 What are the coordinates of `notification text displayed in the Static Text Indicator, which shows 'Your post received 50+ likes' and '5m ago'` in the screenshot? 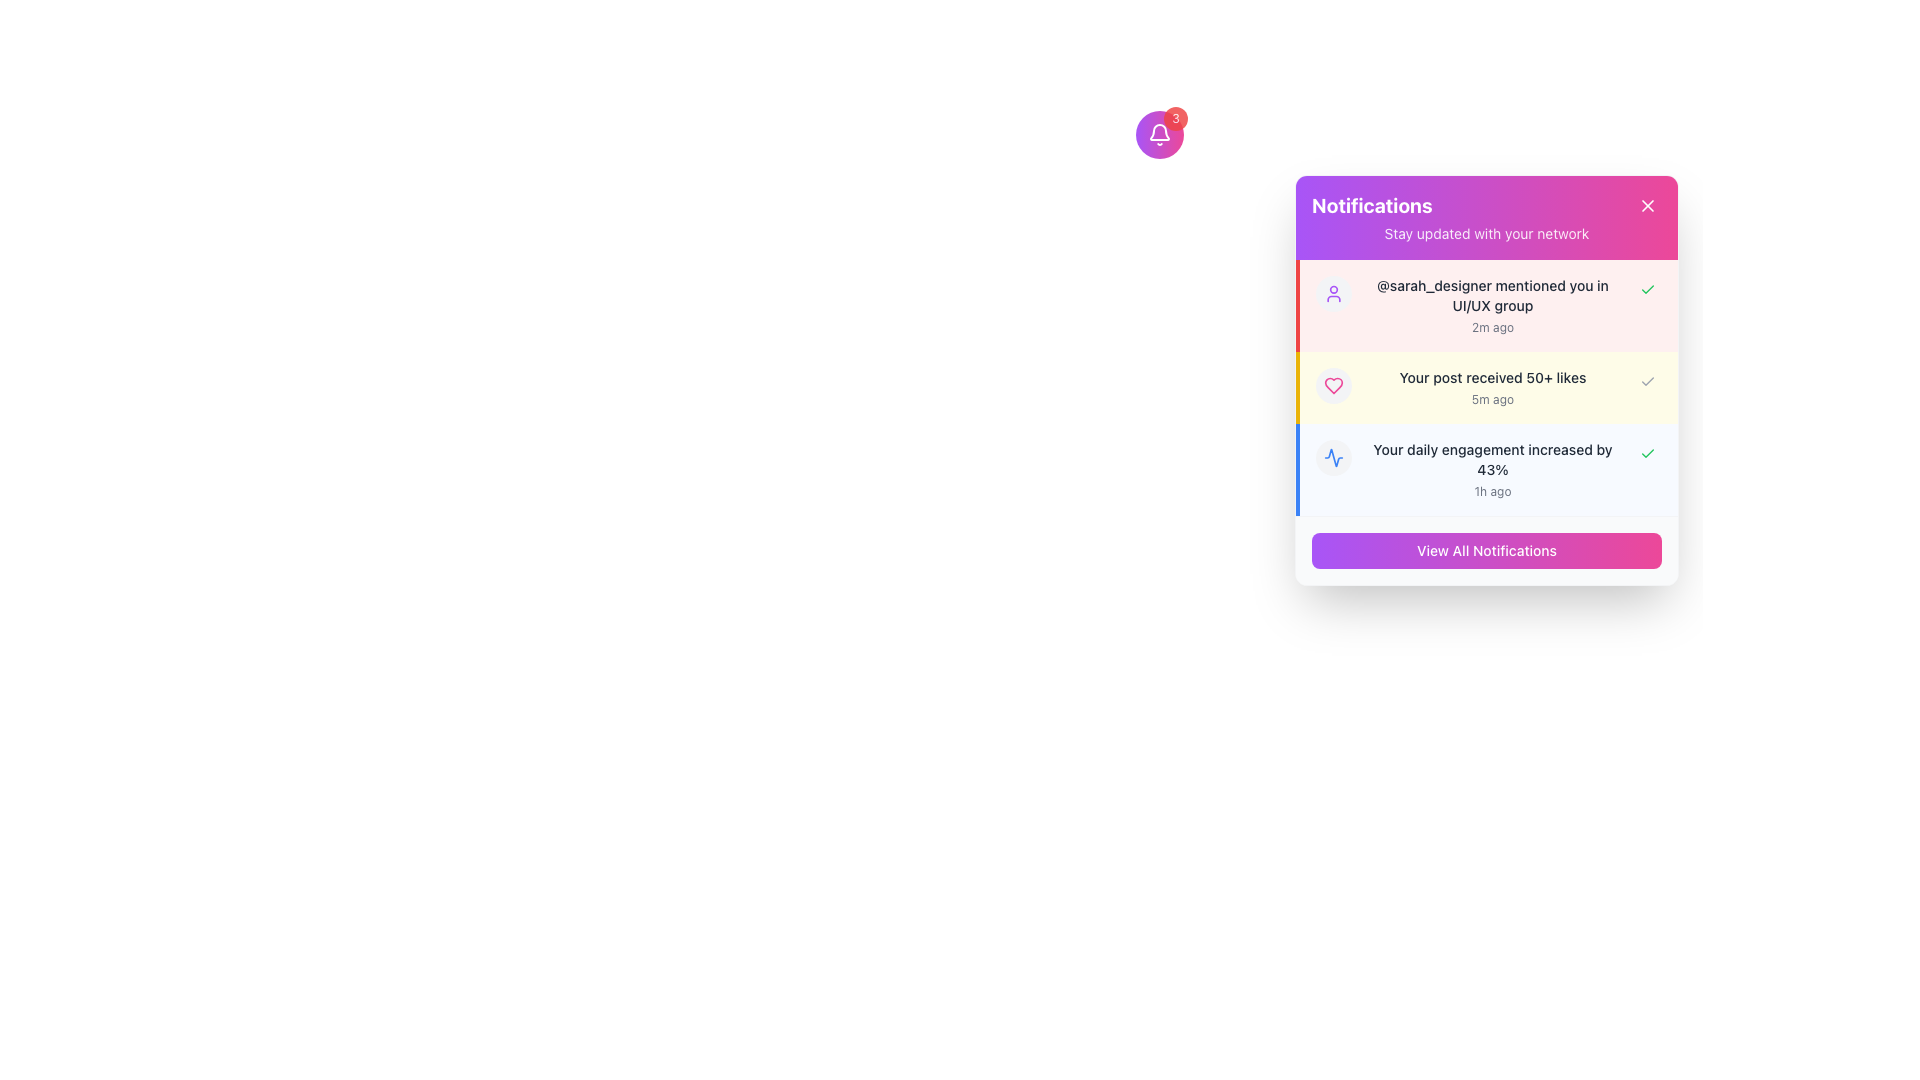 It's located at (1492, 388).